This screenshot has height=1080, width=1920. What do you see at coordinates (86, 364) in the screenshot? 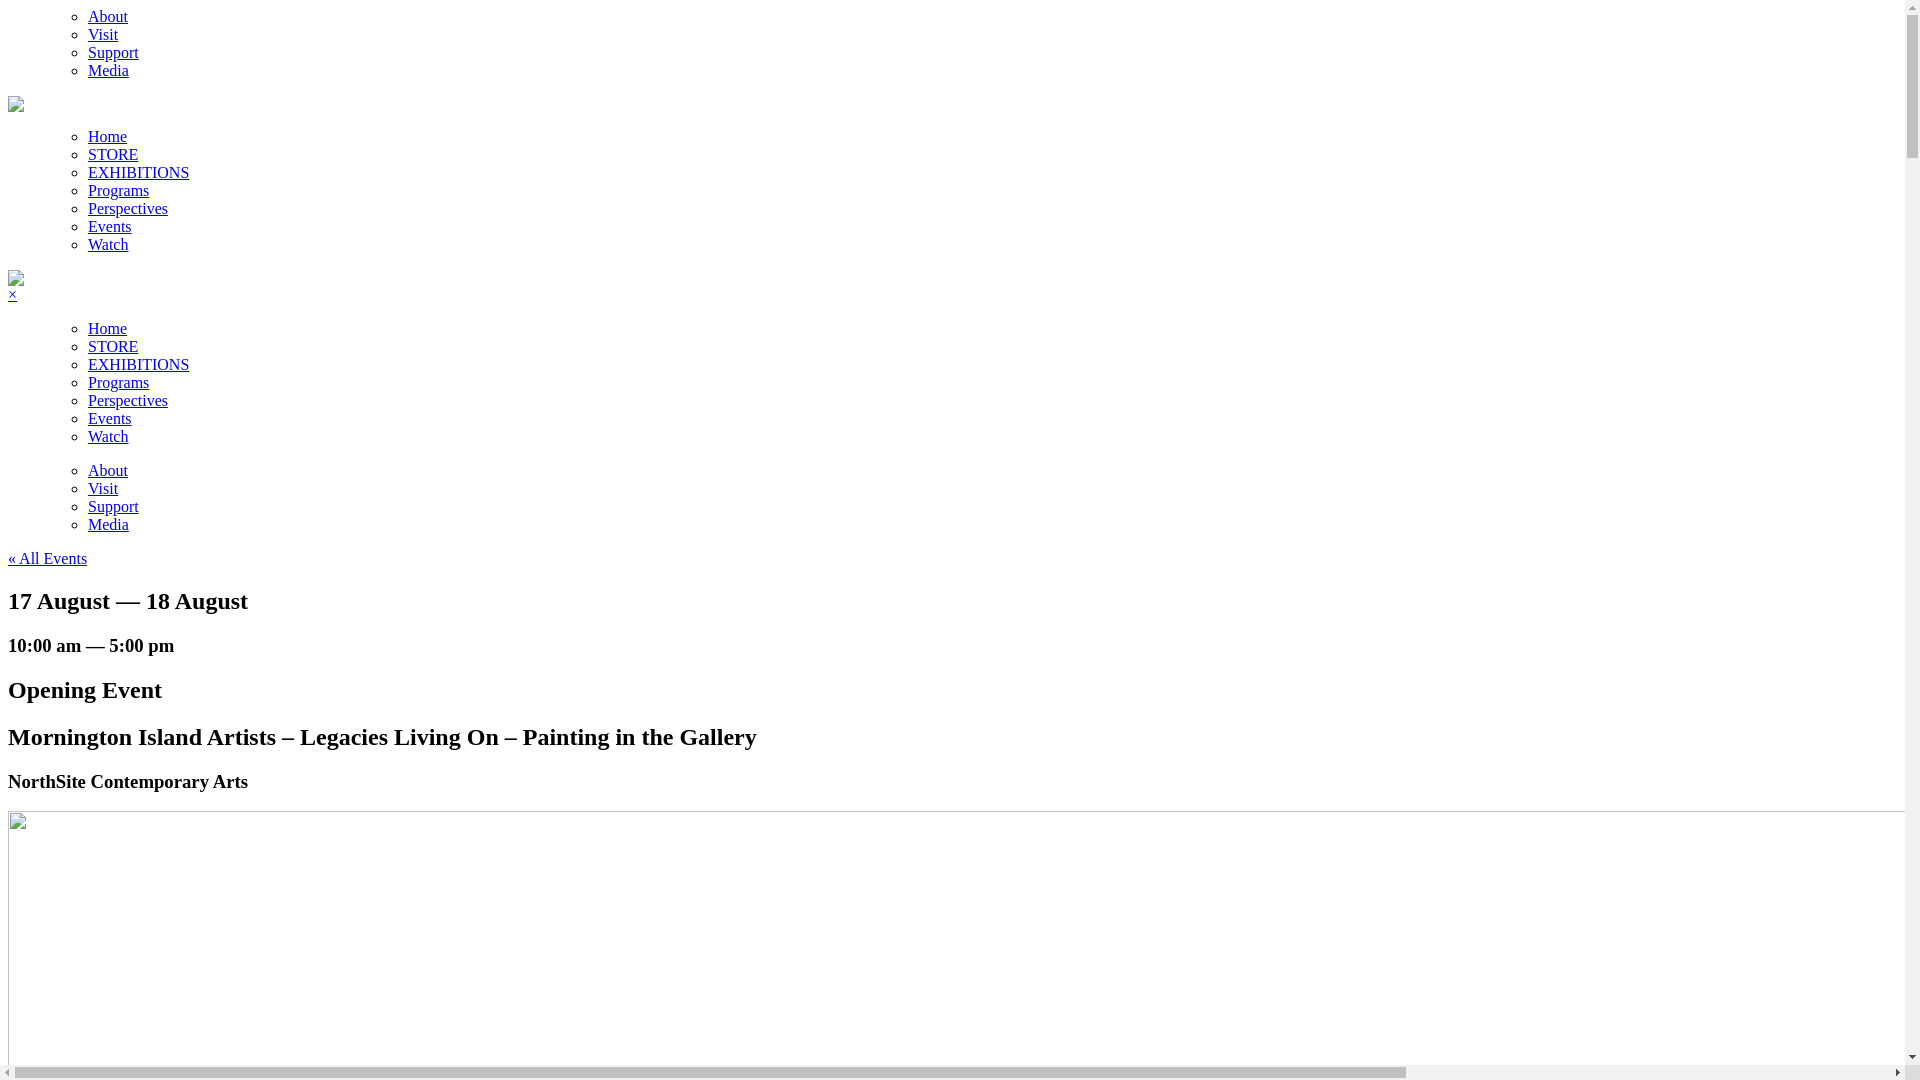
I see `'EXHIBITIONS'` at bounding box center [86, 364].